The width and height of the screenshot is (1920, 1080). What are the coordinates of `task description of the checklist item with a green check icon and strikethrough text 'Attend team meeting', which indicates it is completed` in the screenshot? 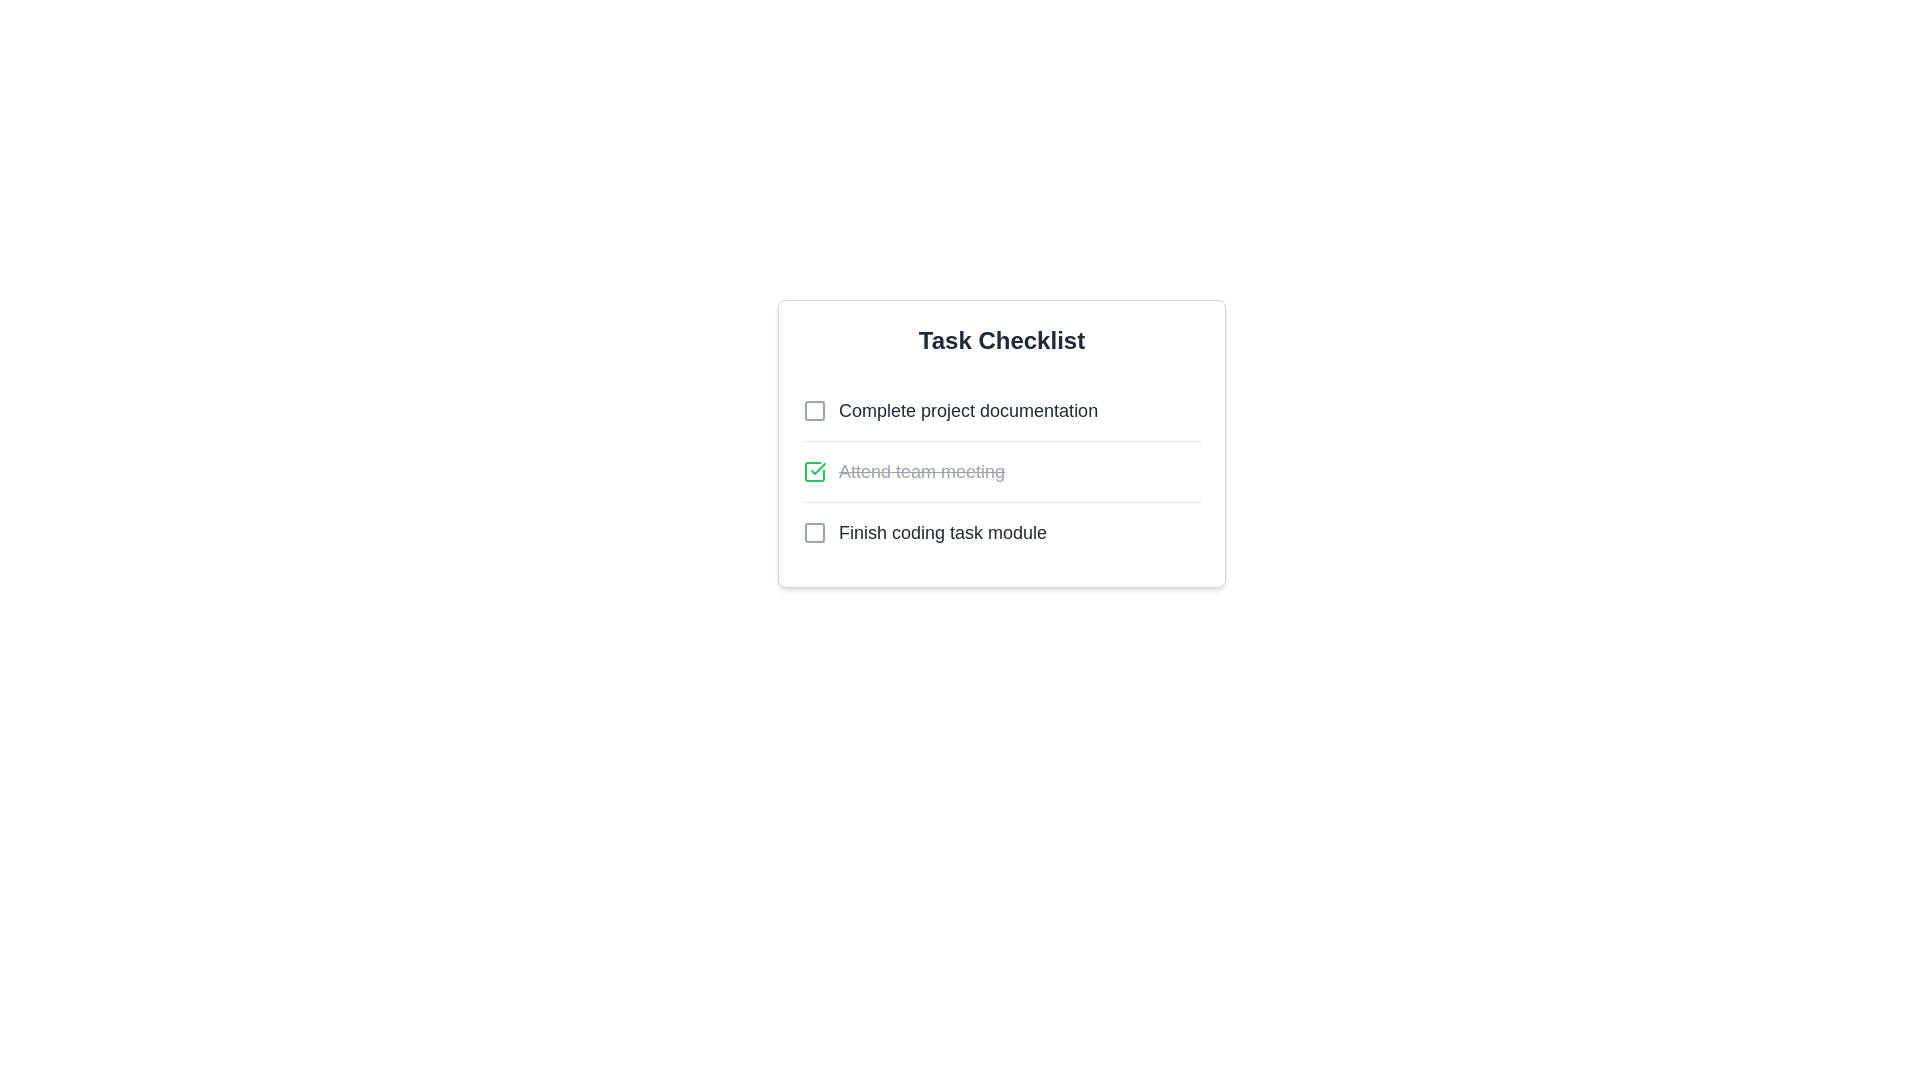 It's located at (1002, 471).